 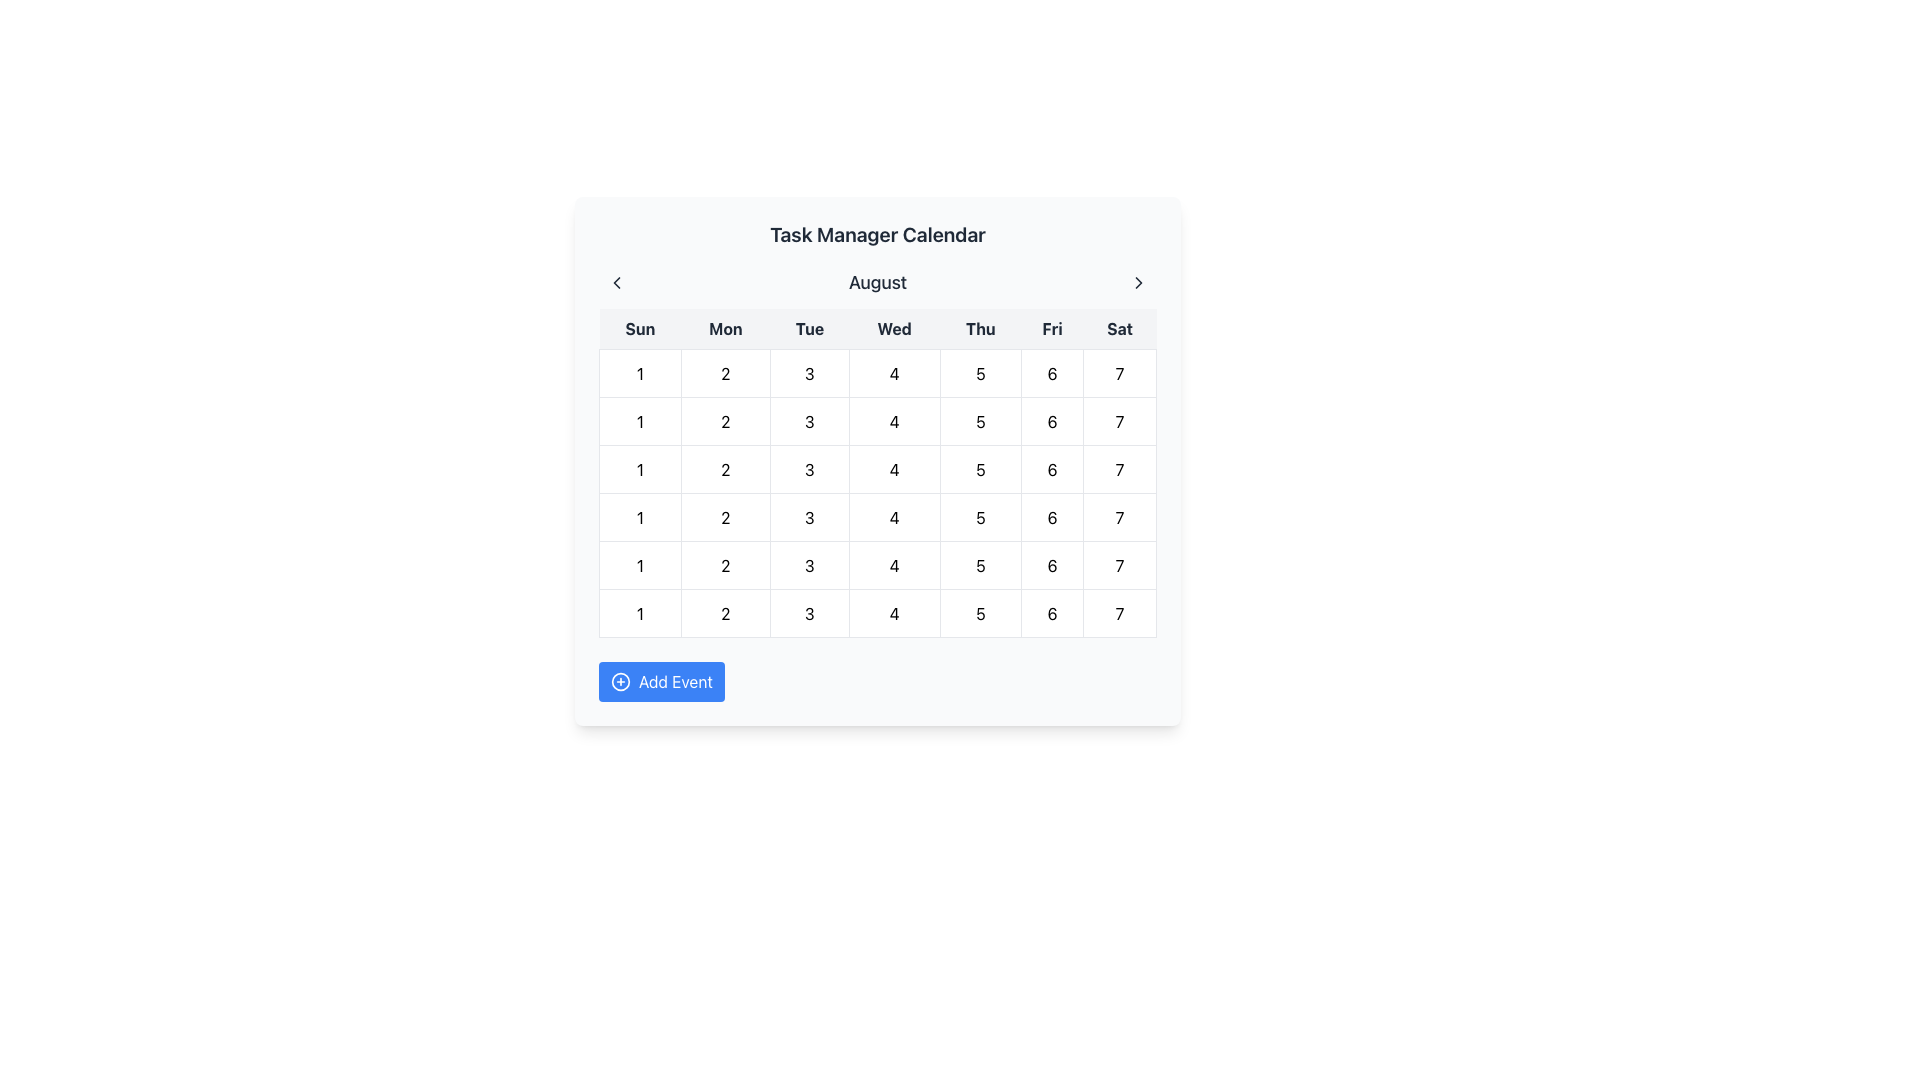 What do you see at coordinates (893, 612) in the screenshot?
I see `the Date Cell displaying '4' in the calendar grid under the header 'August'` at bounding box center [893, 612].